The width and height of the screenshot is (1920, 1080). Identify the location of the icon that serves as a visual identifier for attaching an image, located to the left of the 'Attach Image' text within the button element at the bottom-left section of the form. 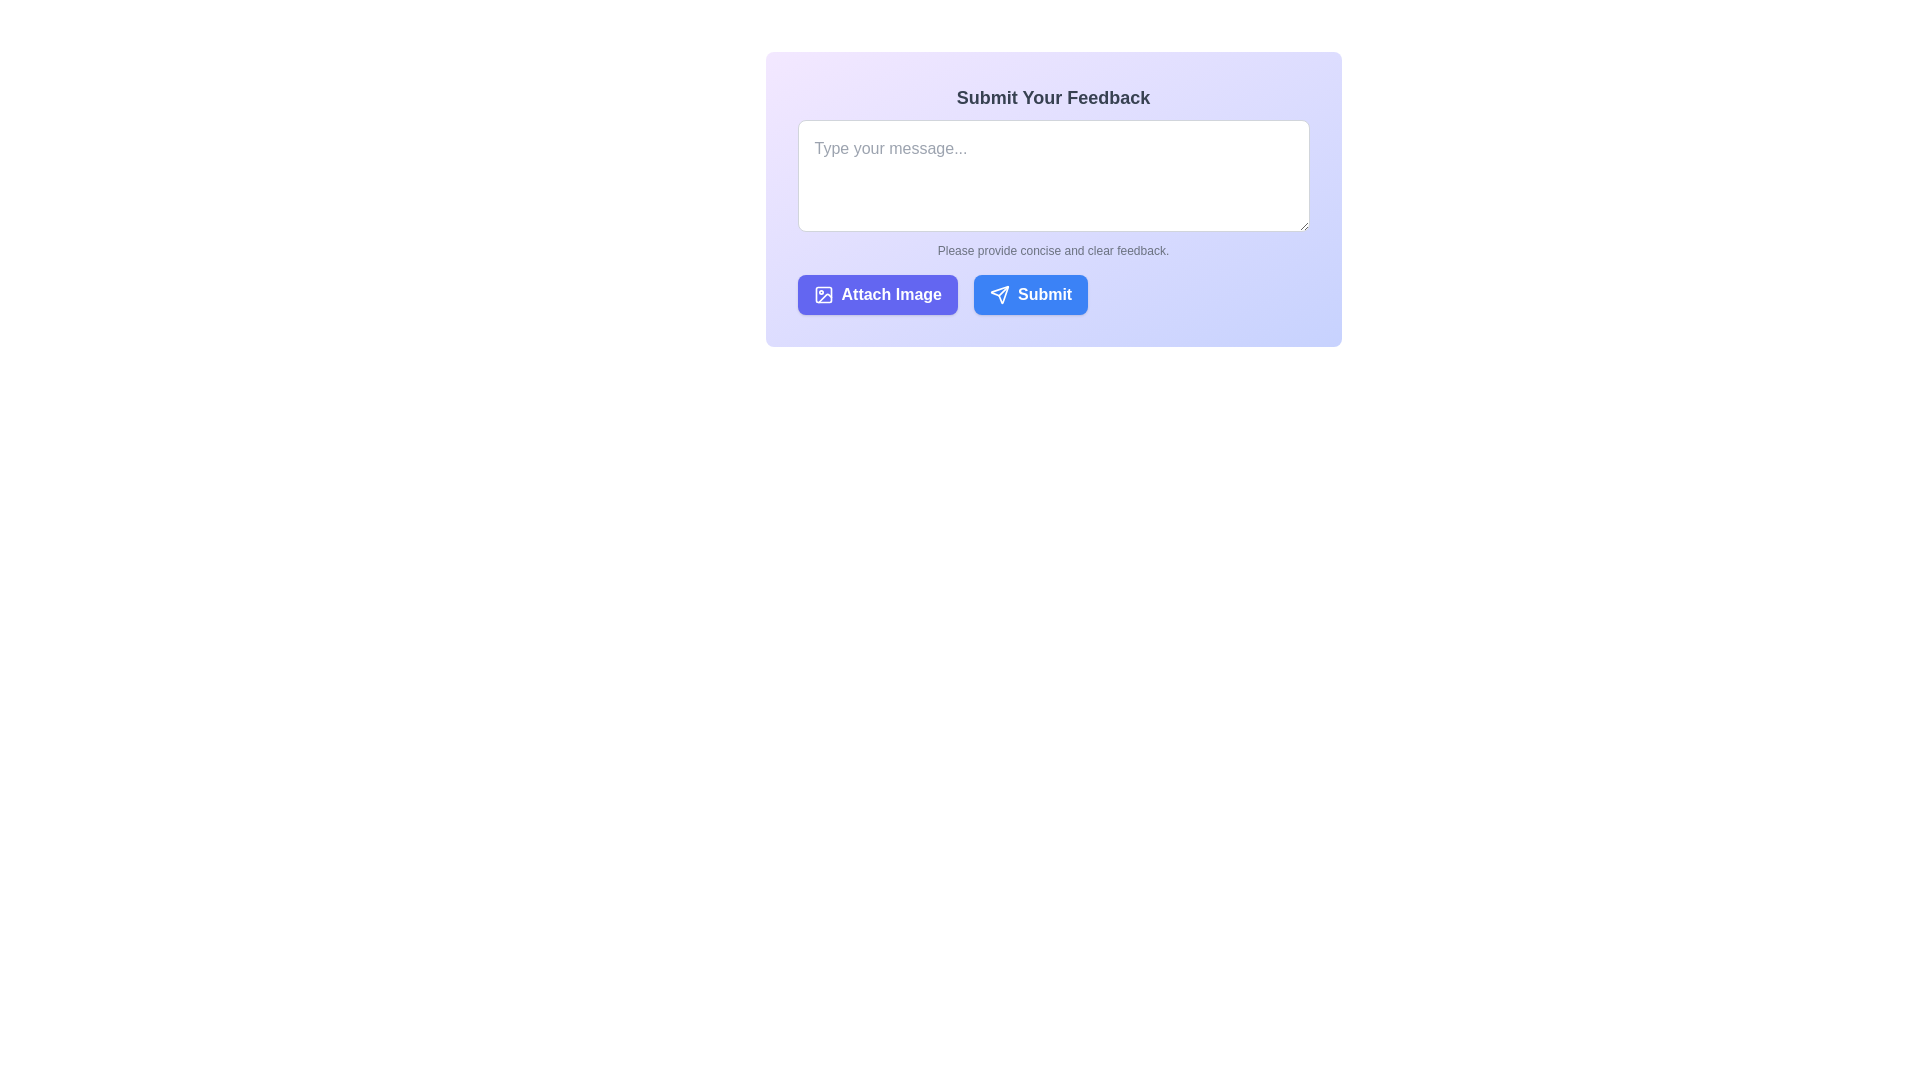
(823, 294).